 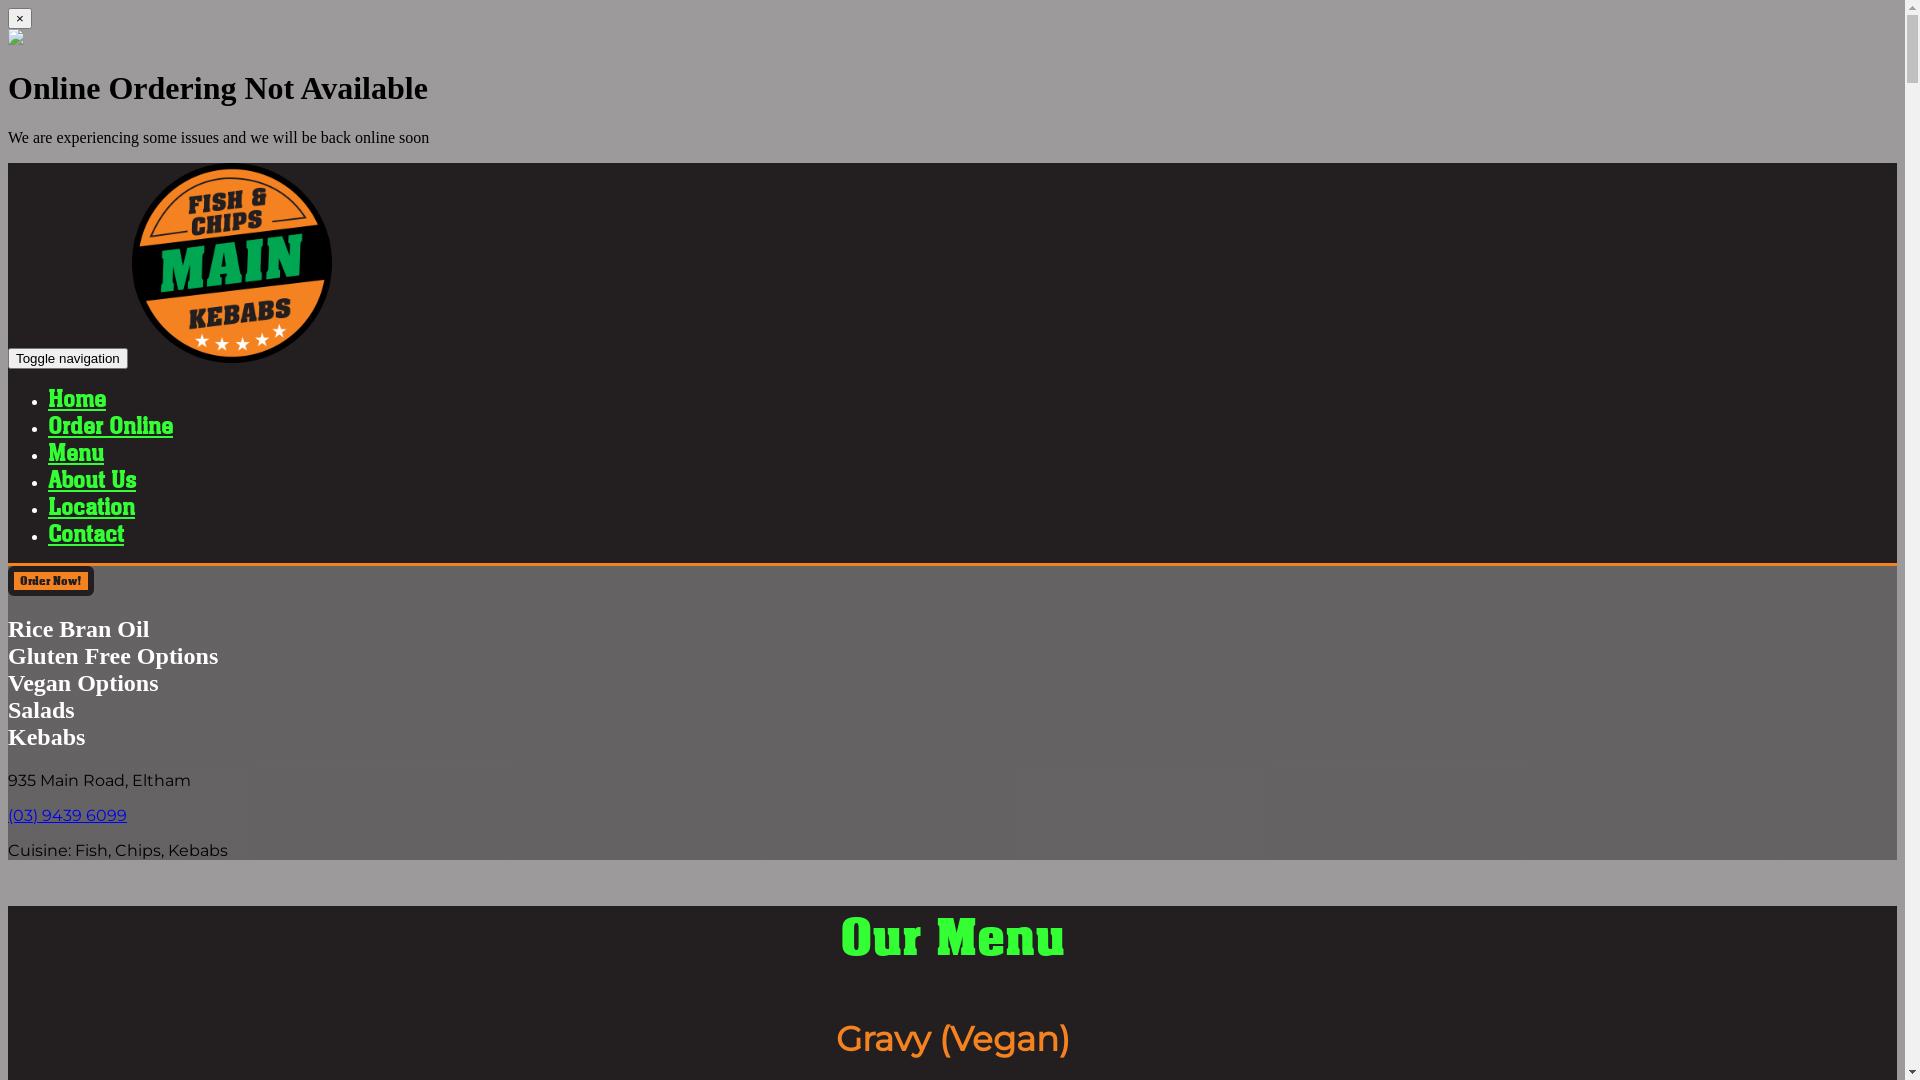 What do you see at coordinates (90, 505) in the screenshot?
I see `'Location'` at bounding box center [90, 505].